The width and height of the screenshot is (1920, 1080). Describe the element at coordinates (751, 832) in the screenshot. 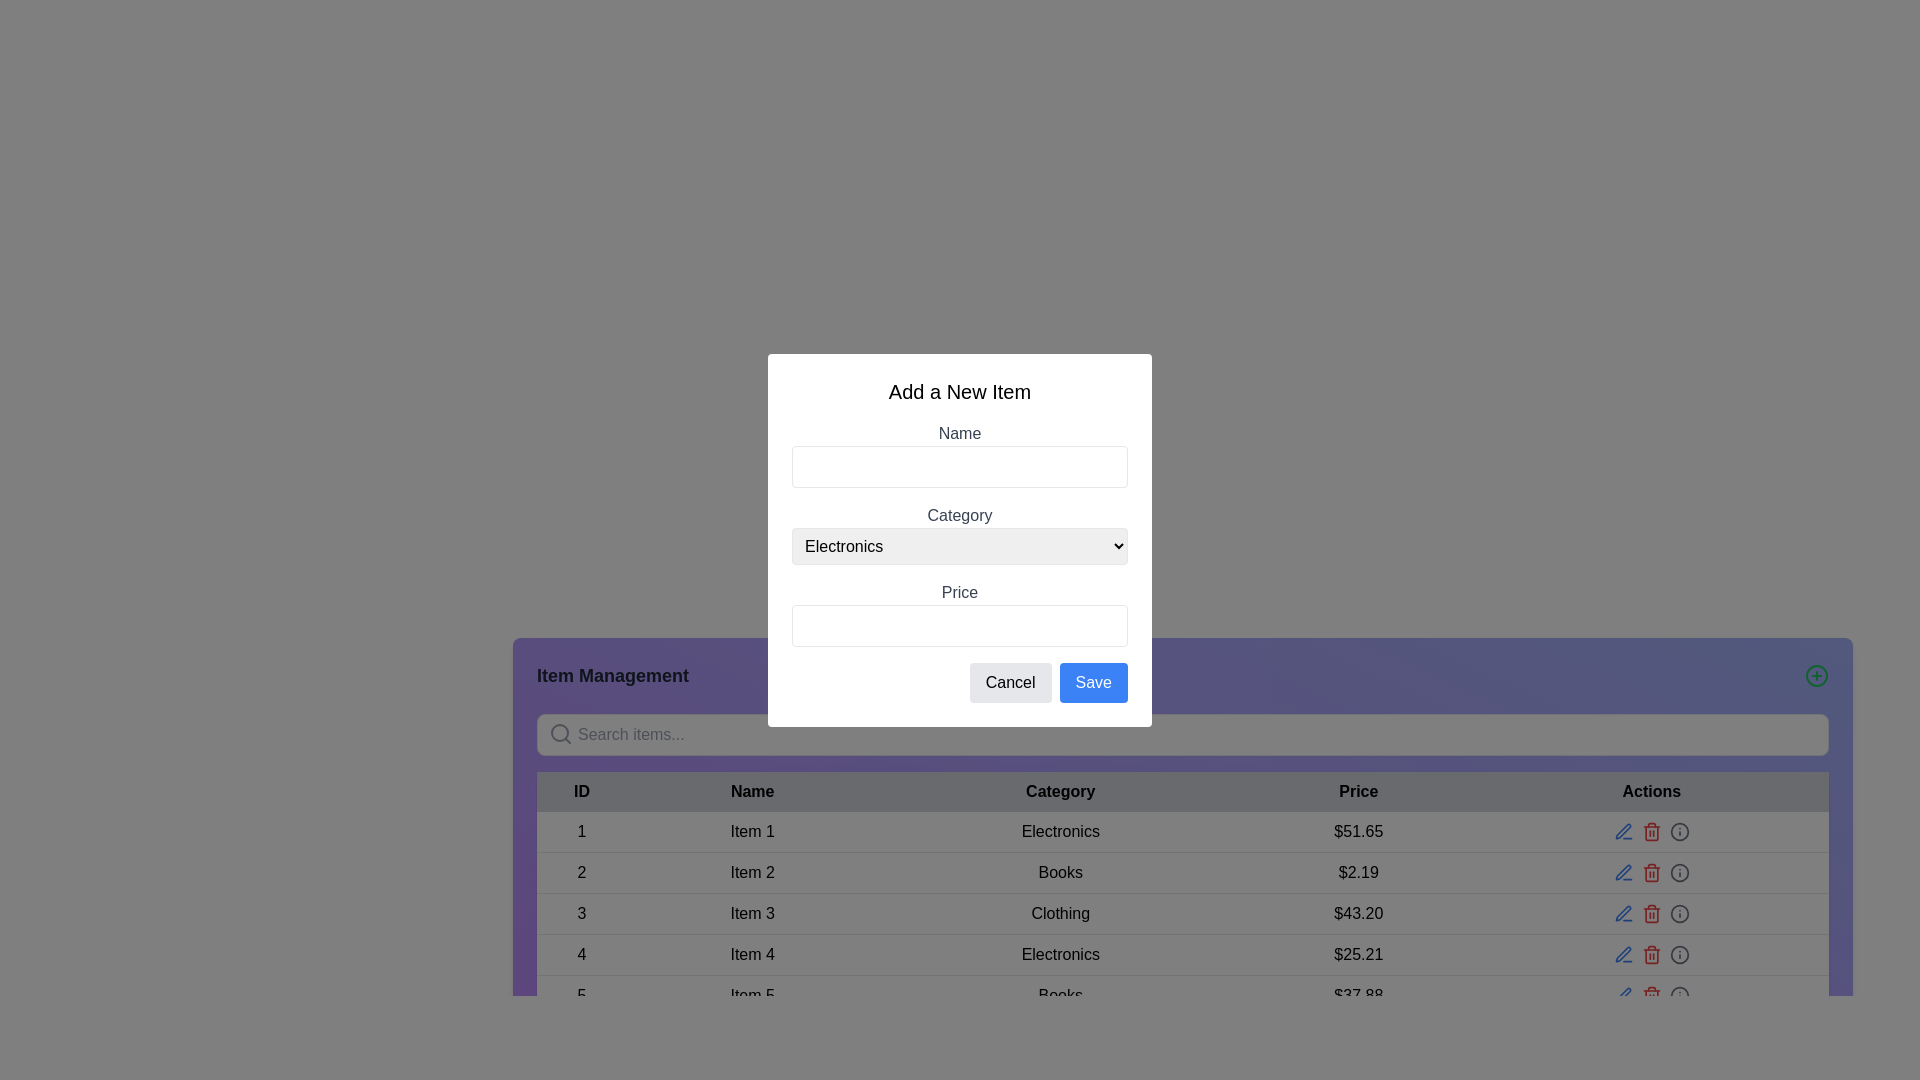

I see `the text label that contains the word 'Item 1', located in the table under the 'Name' column of row ID '1'` at that location.